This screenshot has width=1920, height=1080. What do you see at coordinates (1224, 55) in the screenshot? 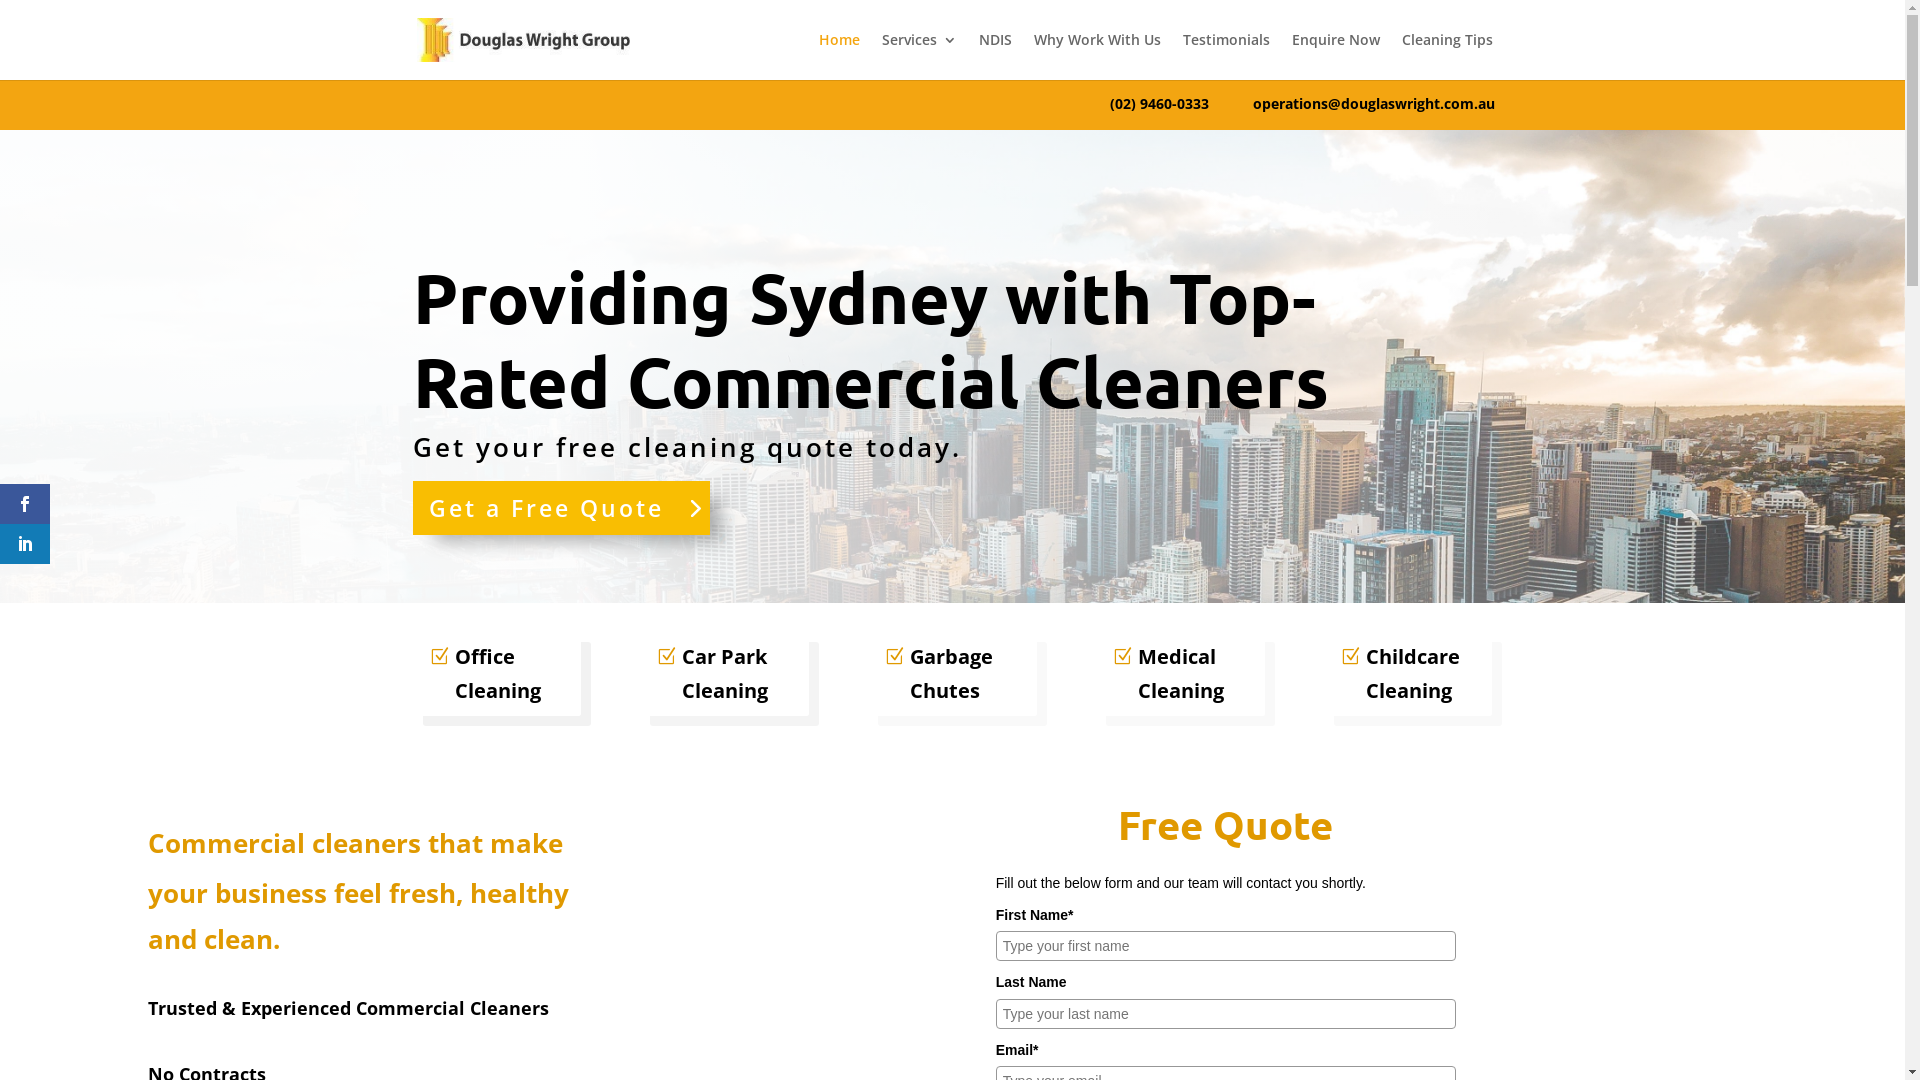
I see `'Testimonials'` at bounding box center [1224, 55].